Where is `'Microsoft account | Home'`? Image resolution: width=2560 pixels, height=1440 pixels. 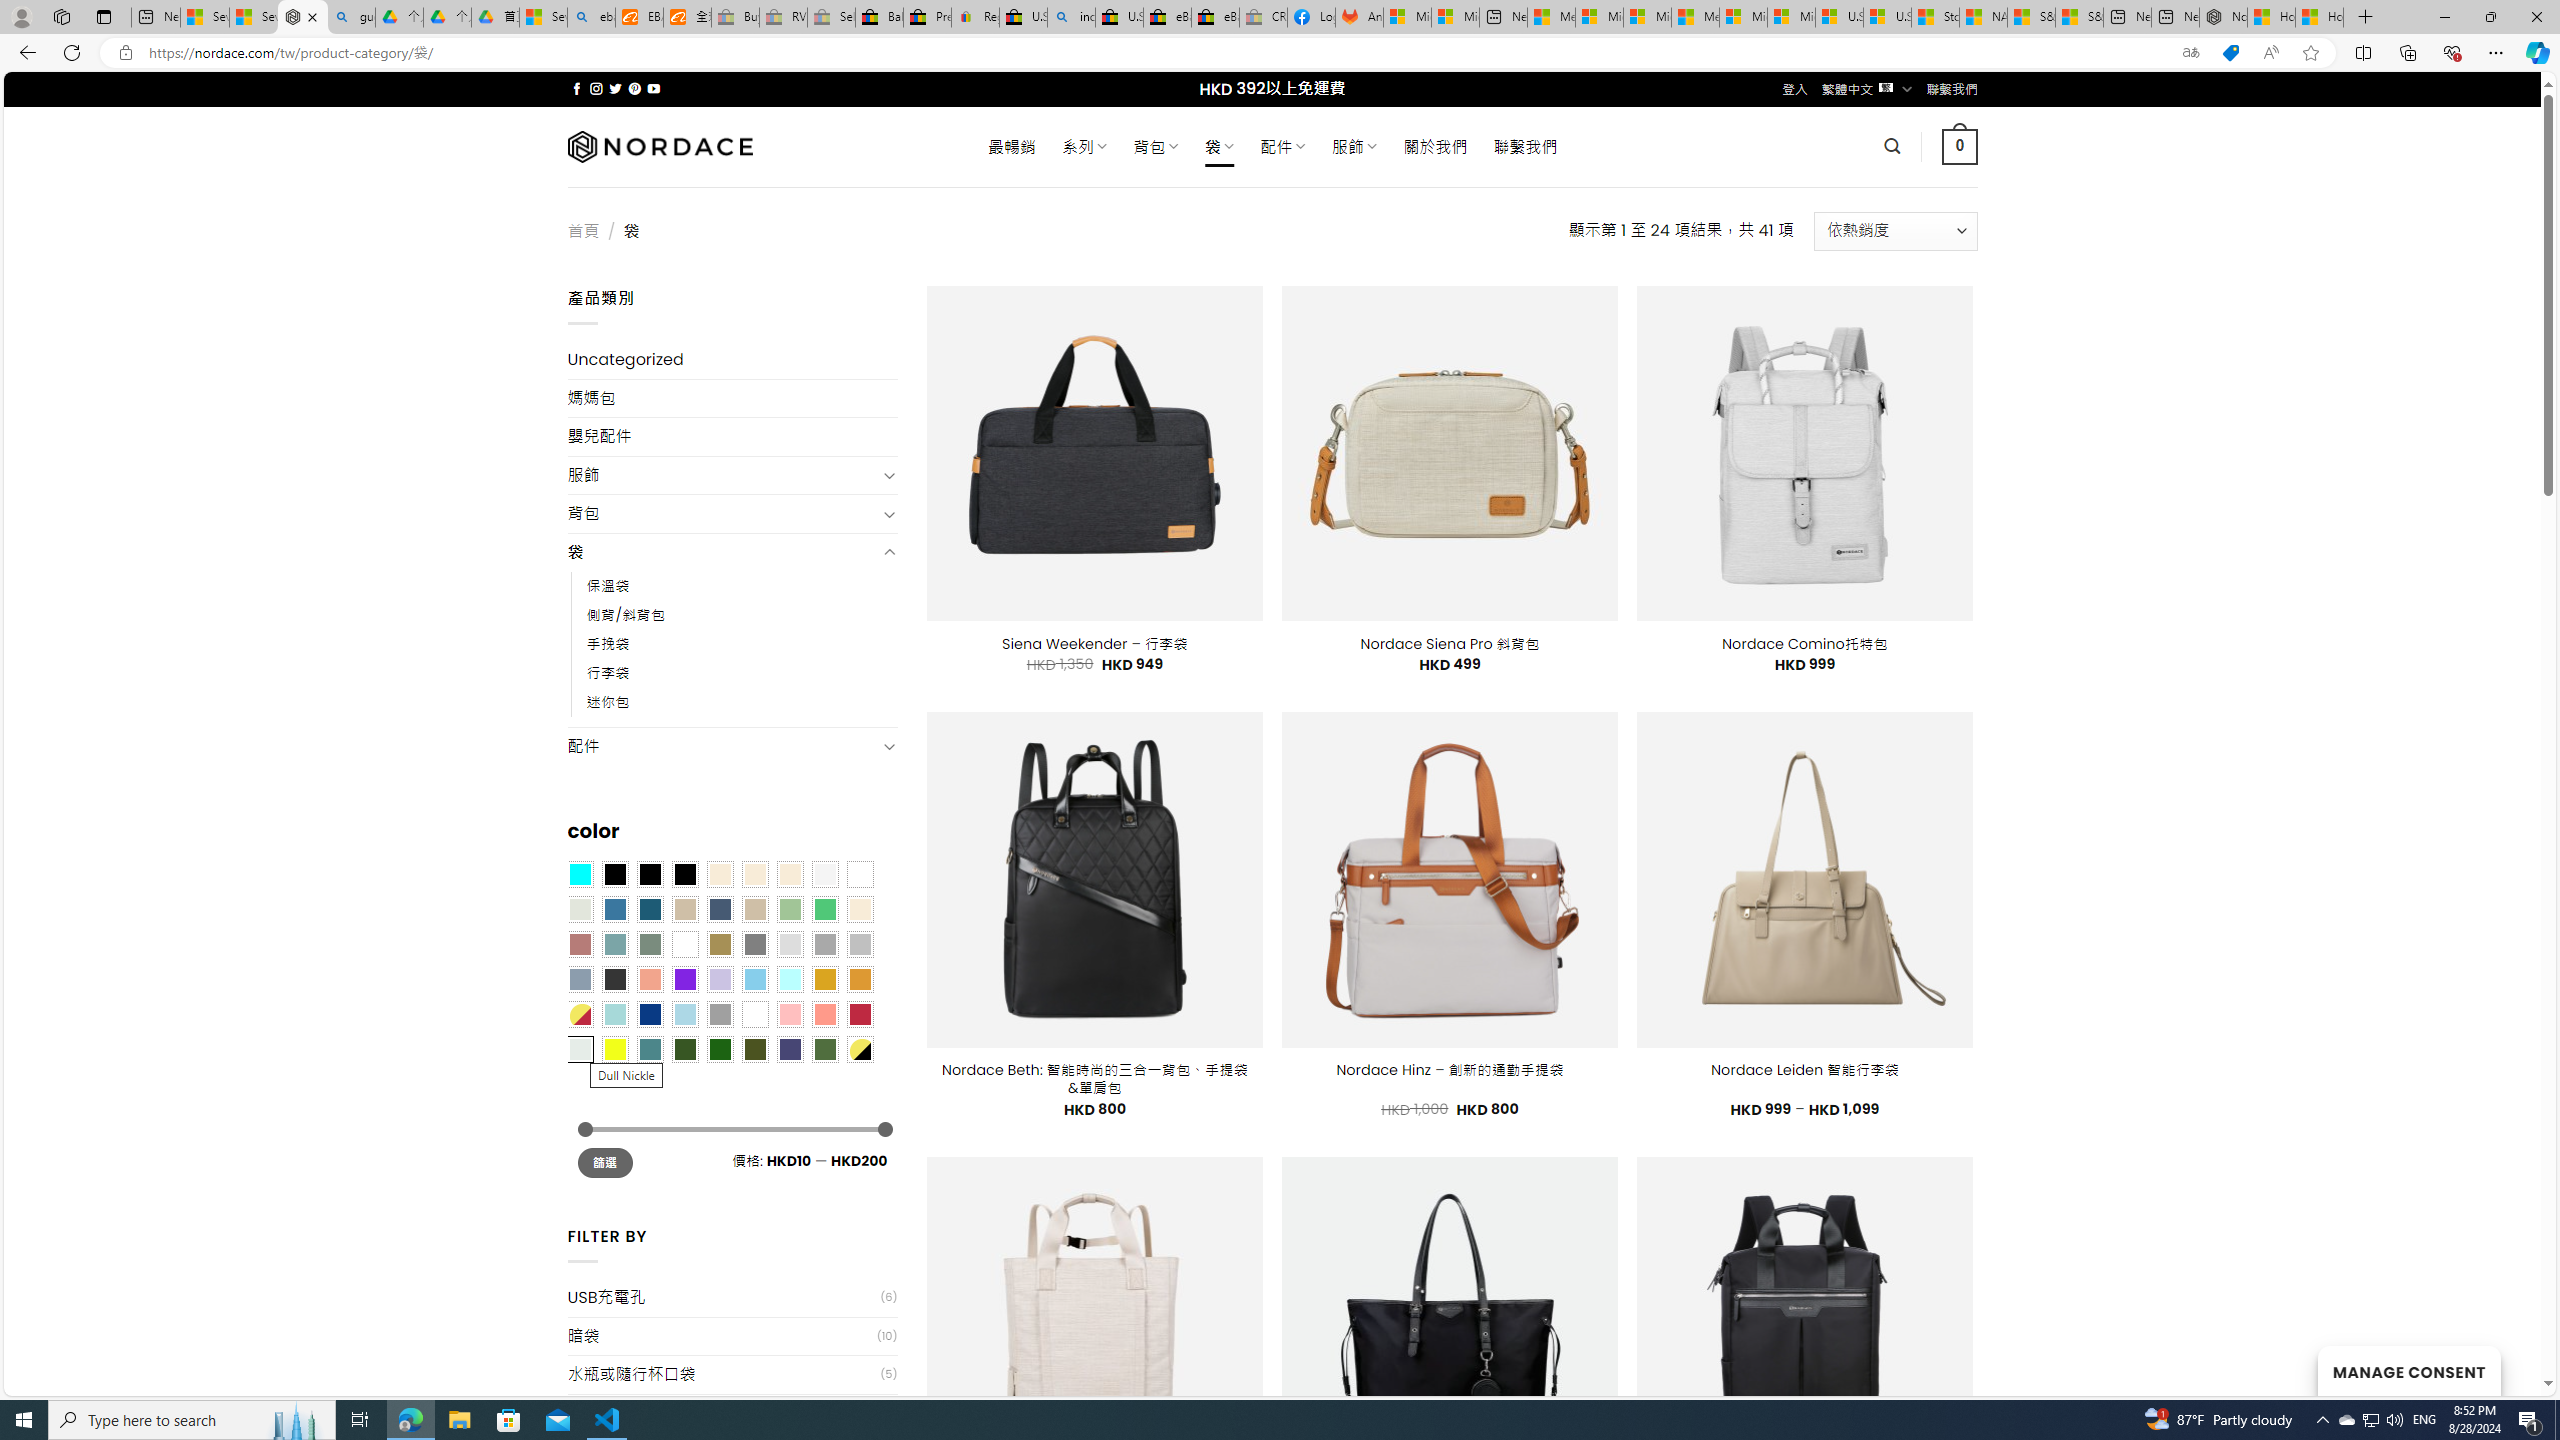 'Microsoft account | Home' is located at coordinates (1646, 16).